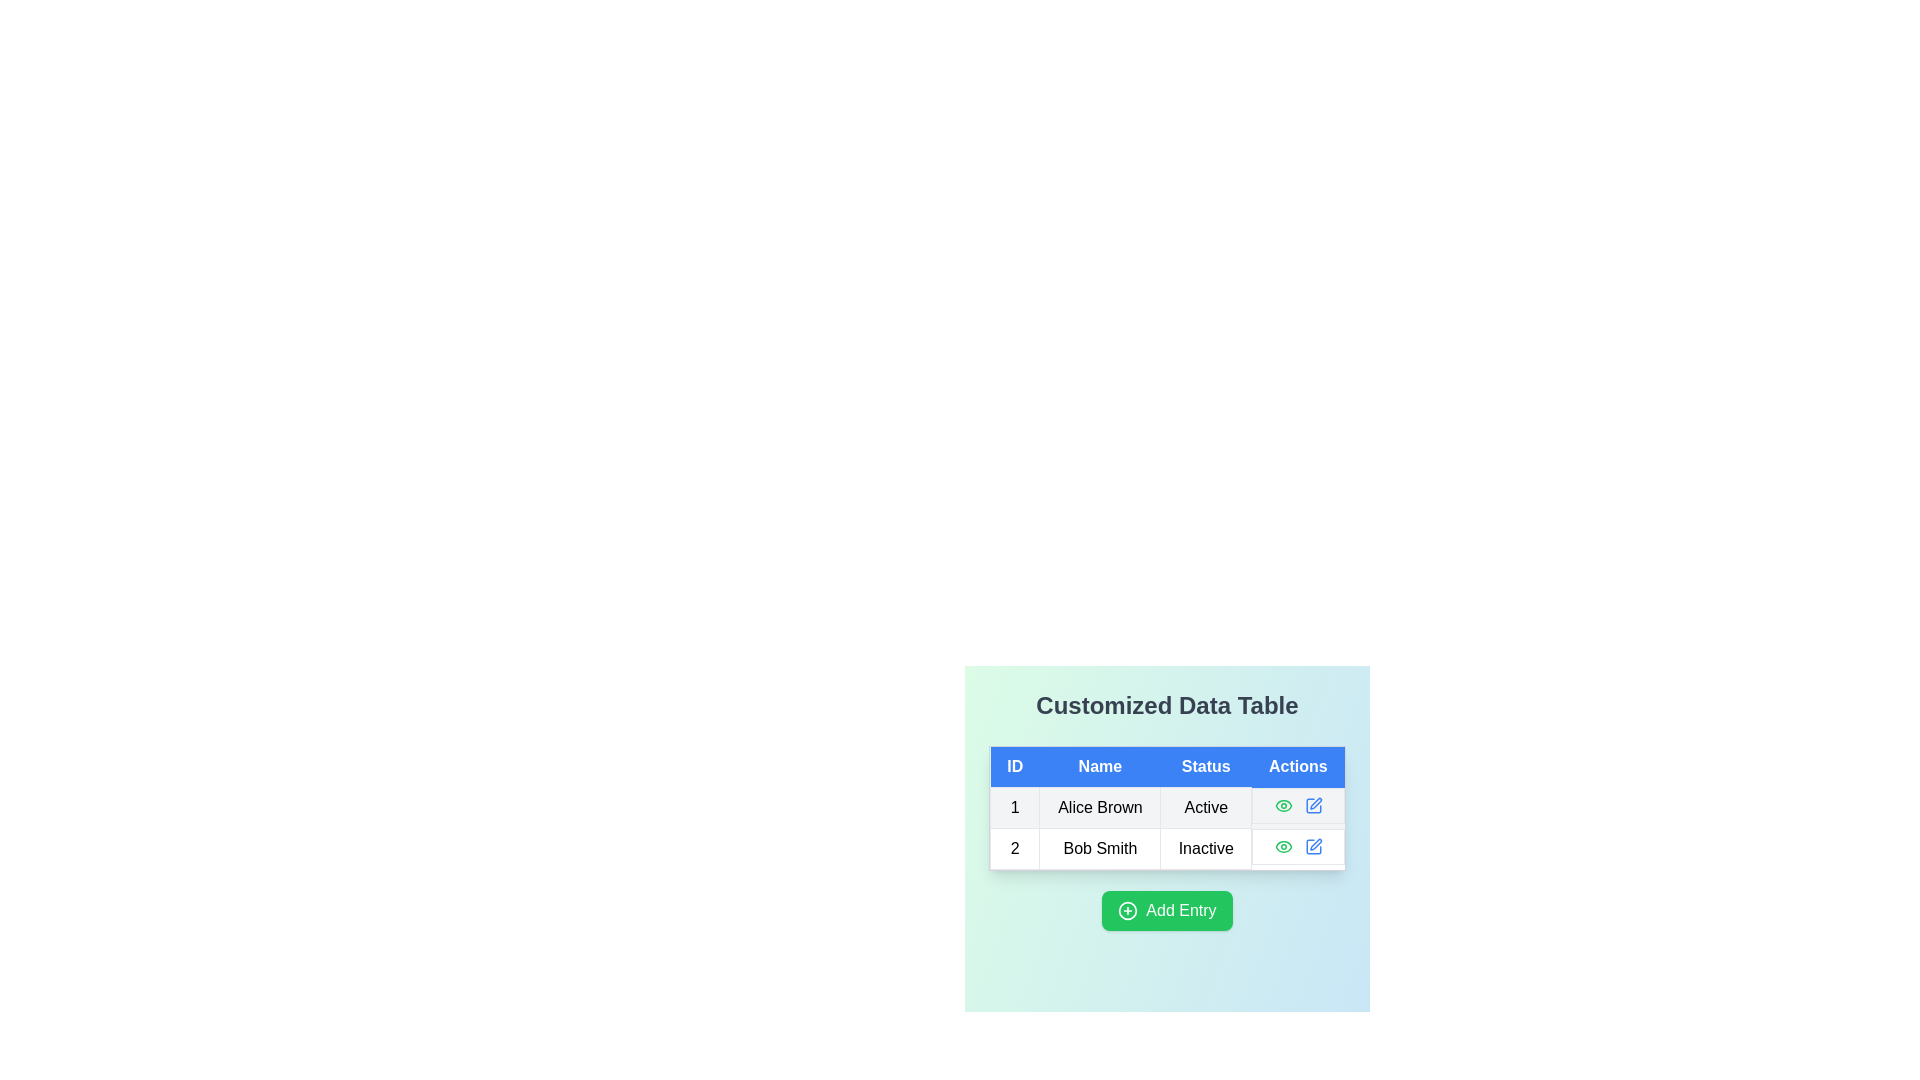 This screenshot has height=1080, width=1920. Describe the element at coordinates (1283, 804) in the screenshot. I see `the green outline eye icon in the 'Actions' column of the second row in the table, which is used for viewing or revealing information` at that location.